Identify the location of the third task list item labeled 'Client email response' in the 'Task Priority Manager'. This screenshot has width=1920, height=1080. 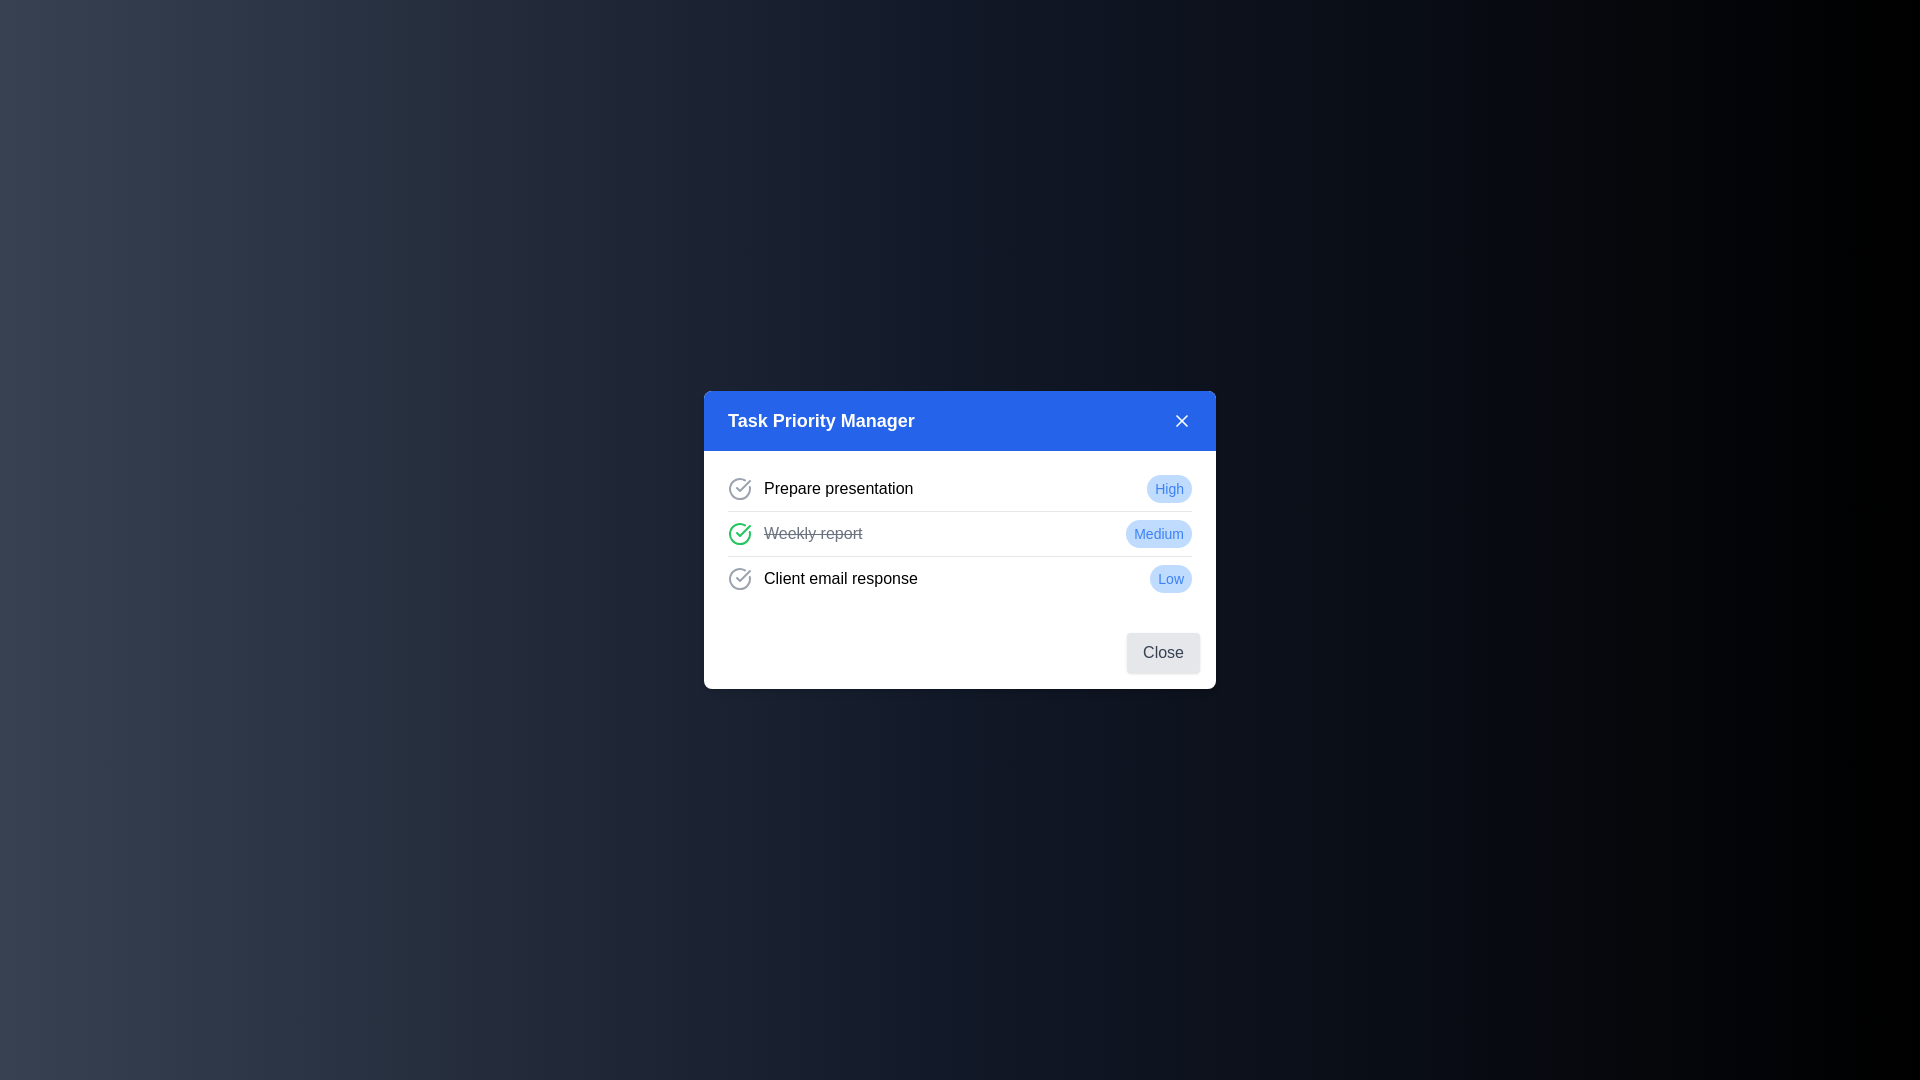
(960, 578).